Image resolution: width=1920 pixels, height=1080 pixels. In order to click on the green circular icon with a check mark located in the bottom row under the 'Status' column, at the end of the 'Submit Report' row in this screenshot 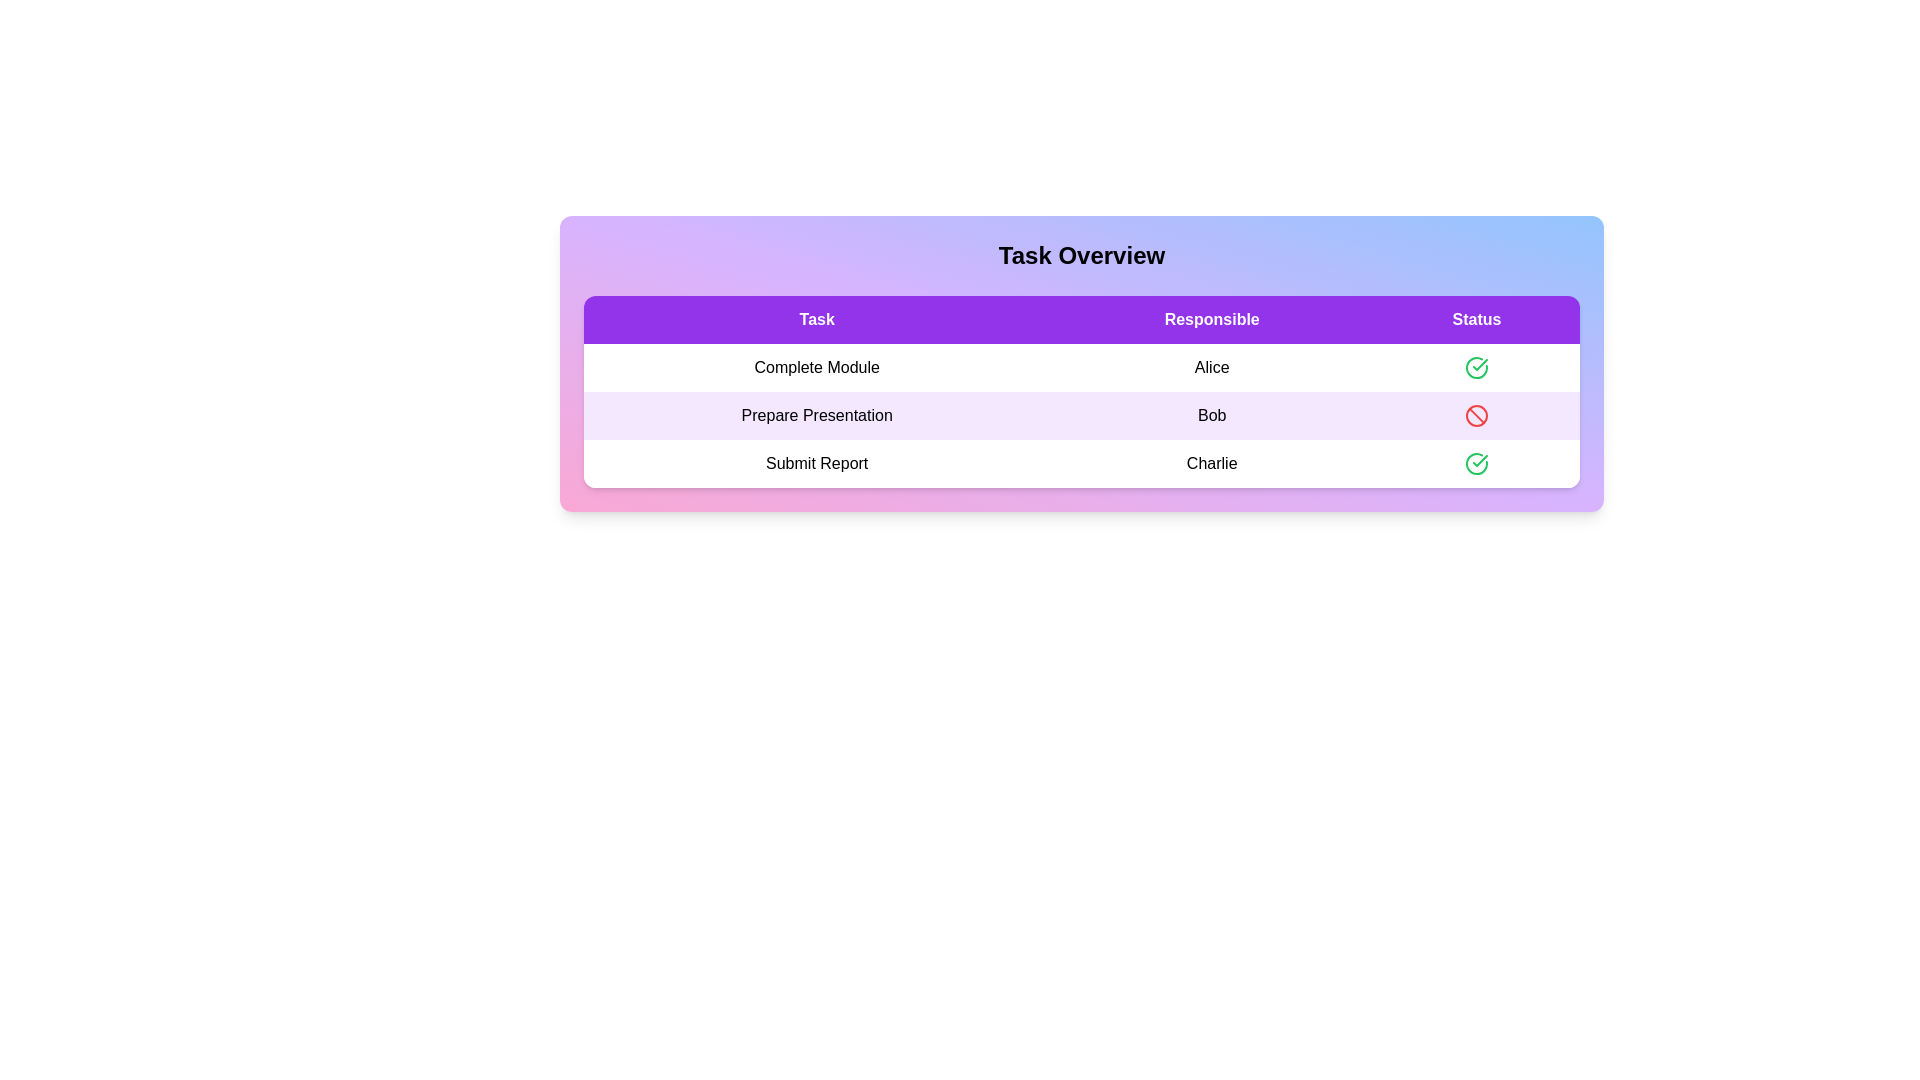, I will do `click(1477, 463)`.